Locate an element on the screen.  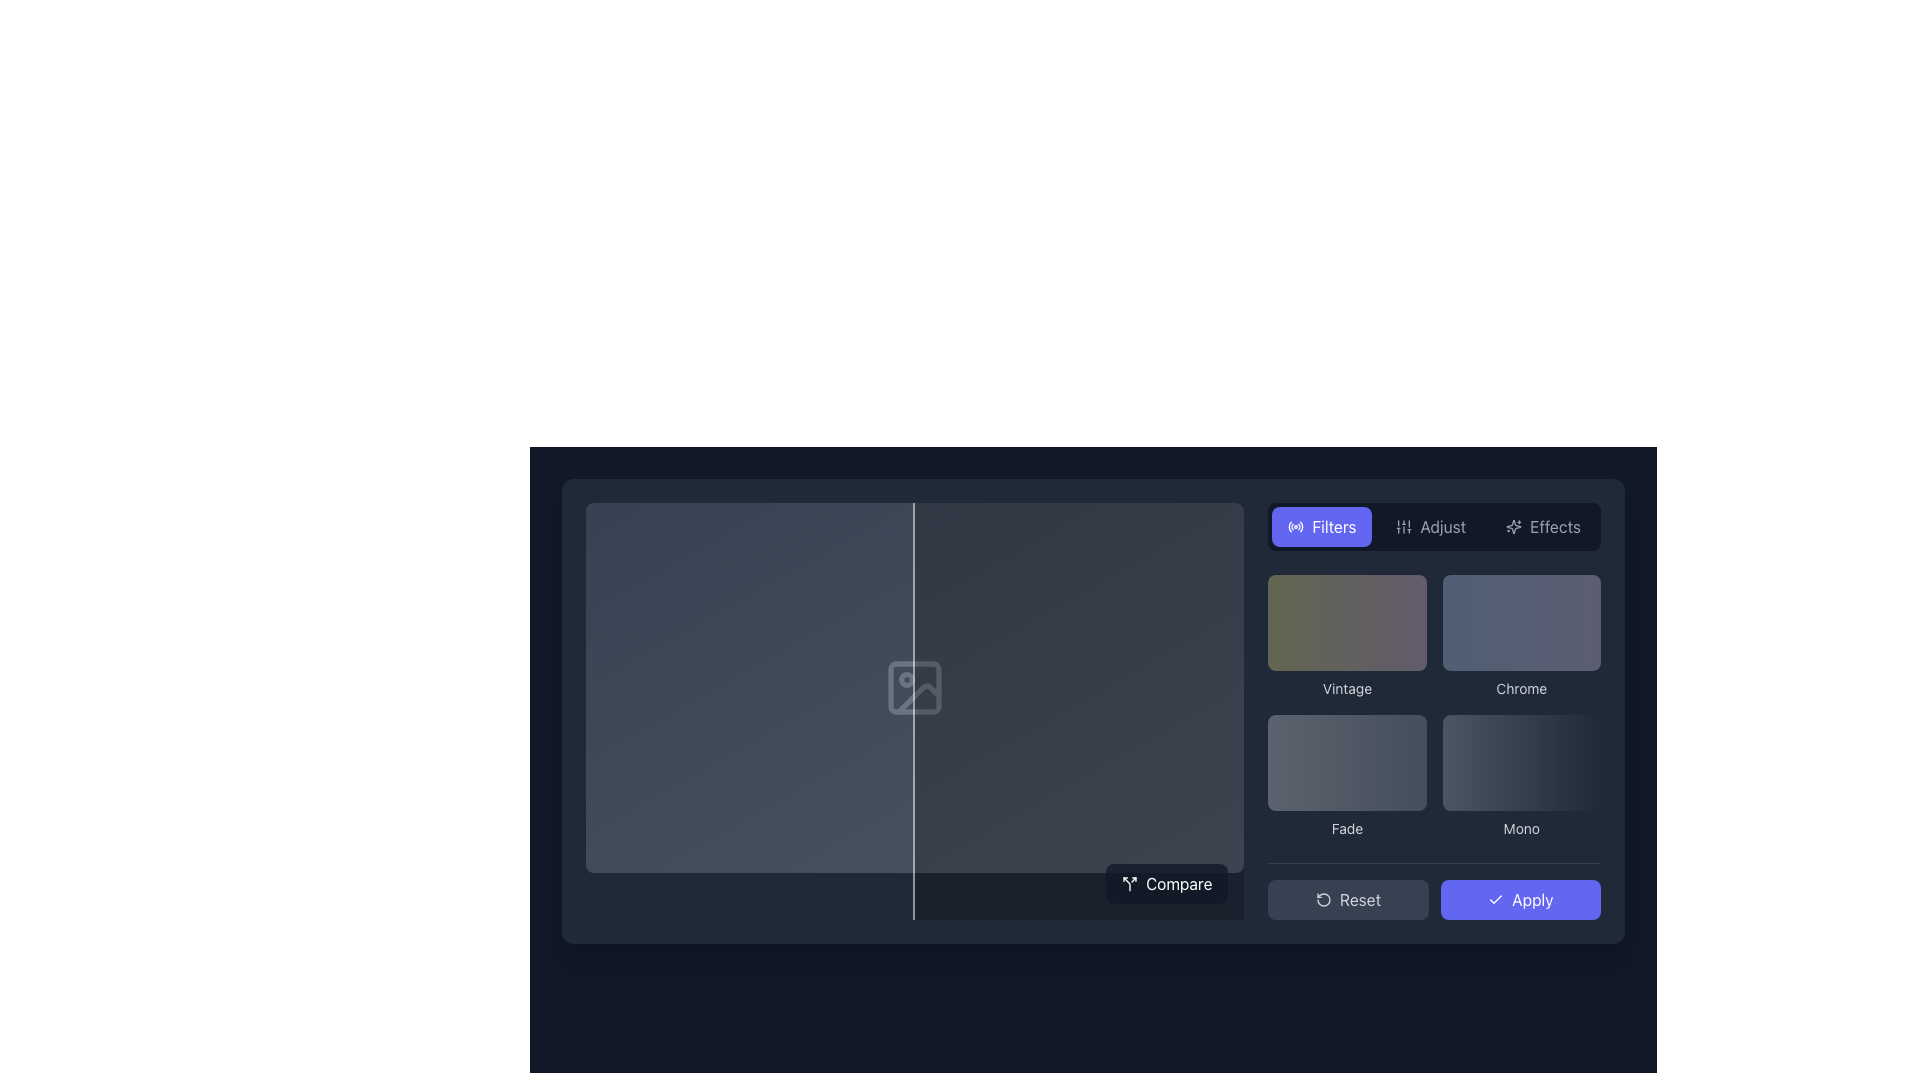
the rectangular button with rounded corners located in the bottom-right section of the interface, specifically is located at coordinates (1347, 763).